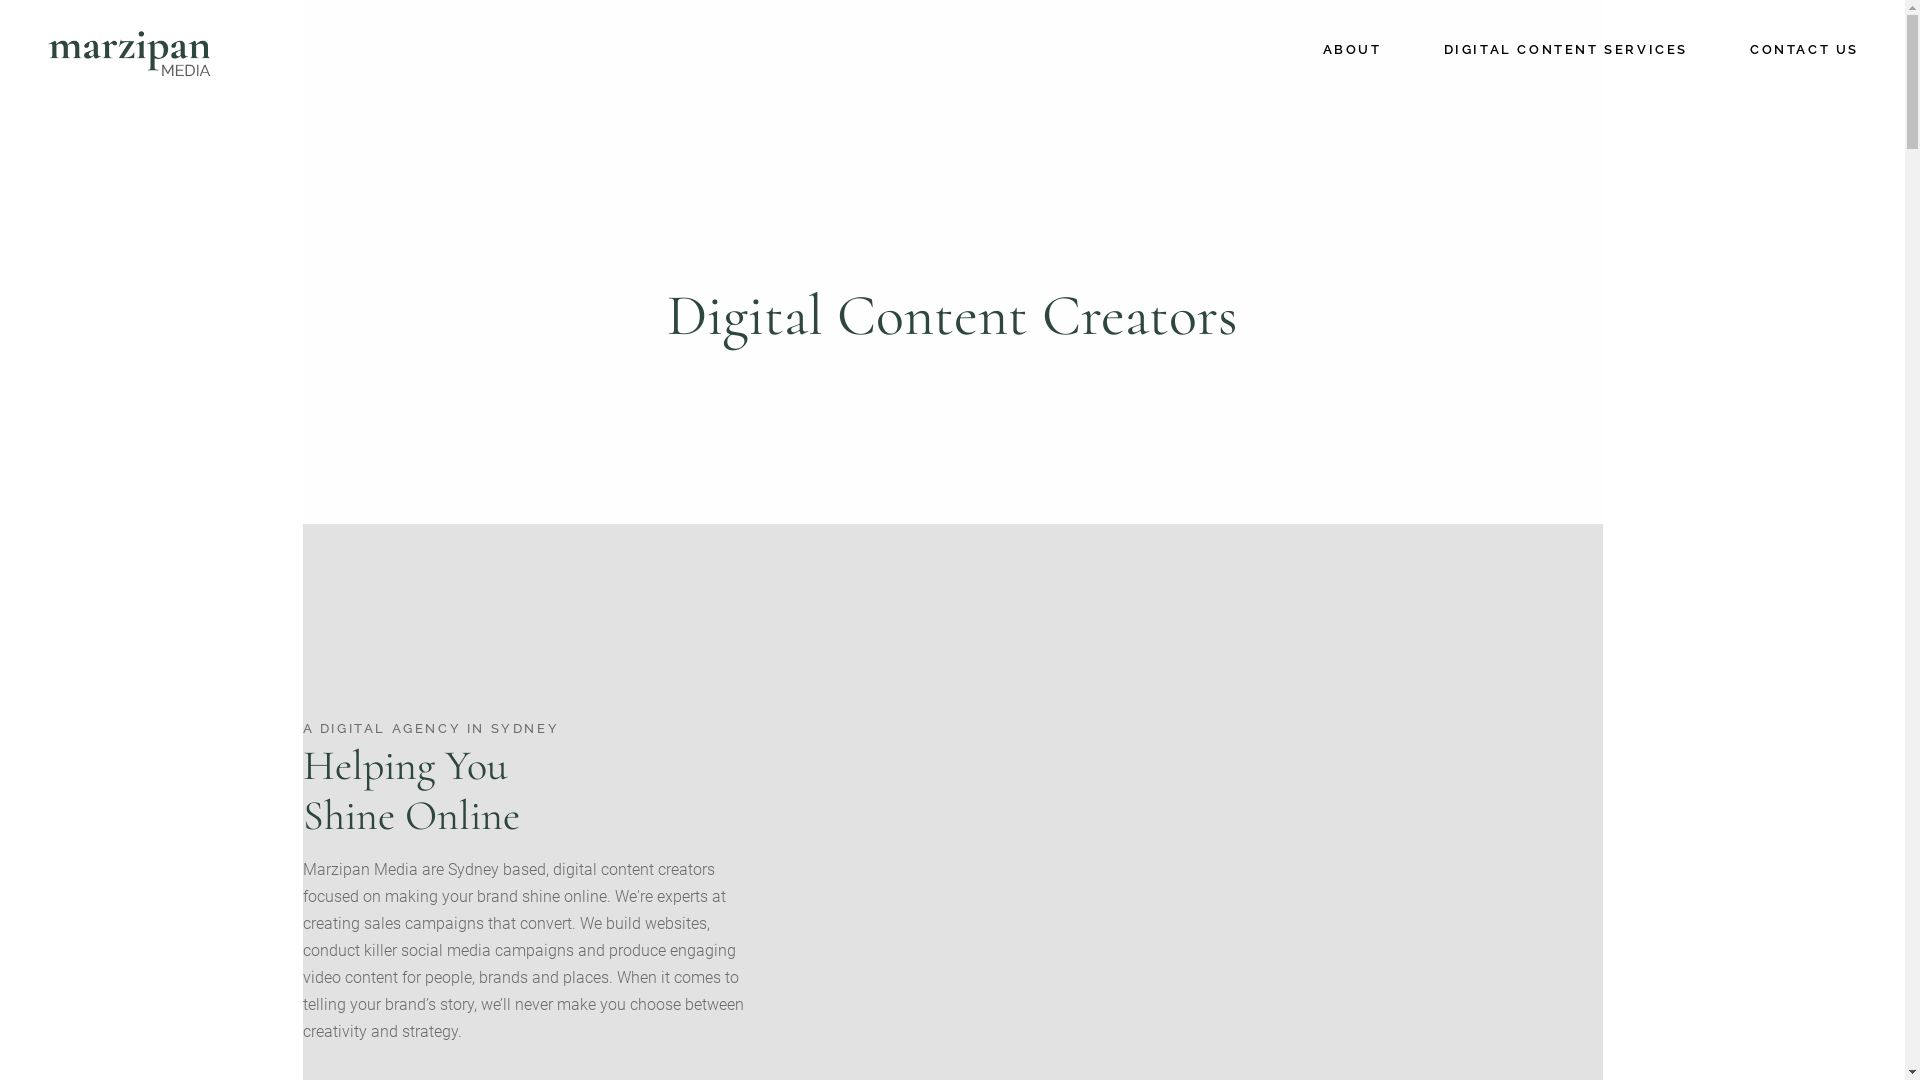  I want to click on 'ABOUT', so click(1352, 49).